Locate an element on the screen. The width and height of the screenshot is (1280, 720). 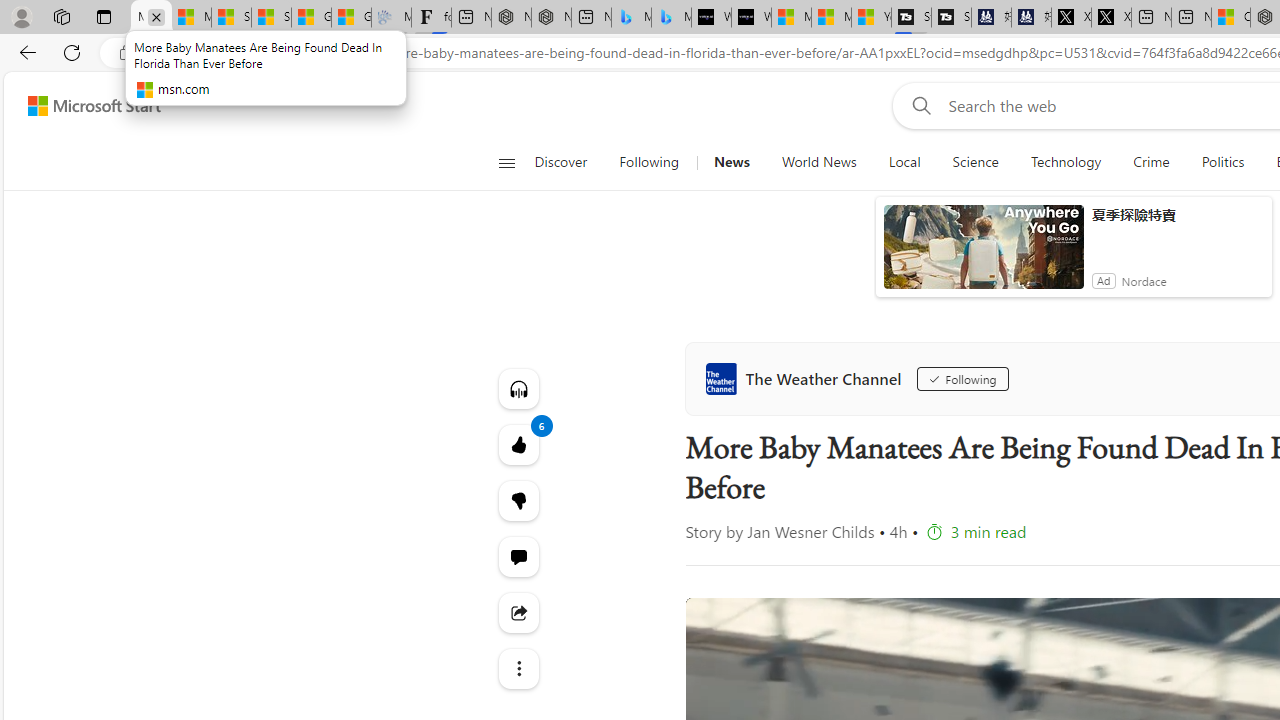
'anim-content' is located at coordinates (983, 254).